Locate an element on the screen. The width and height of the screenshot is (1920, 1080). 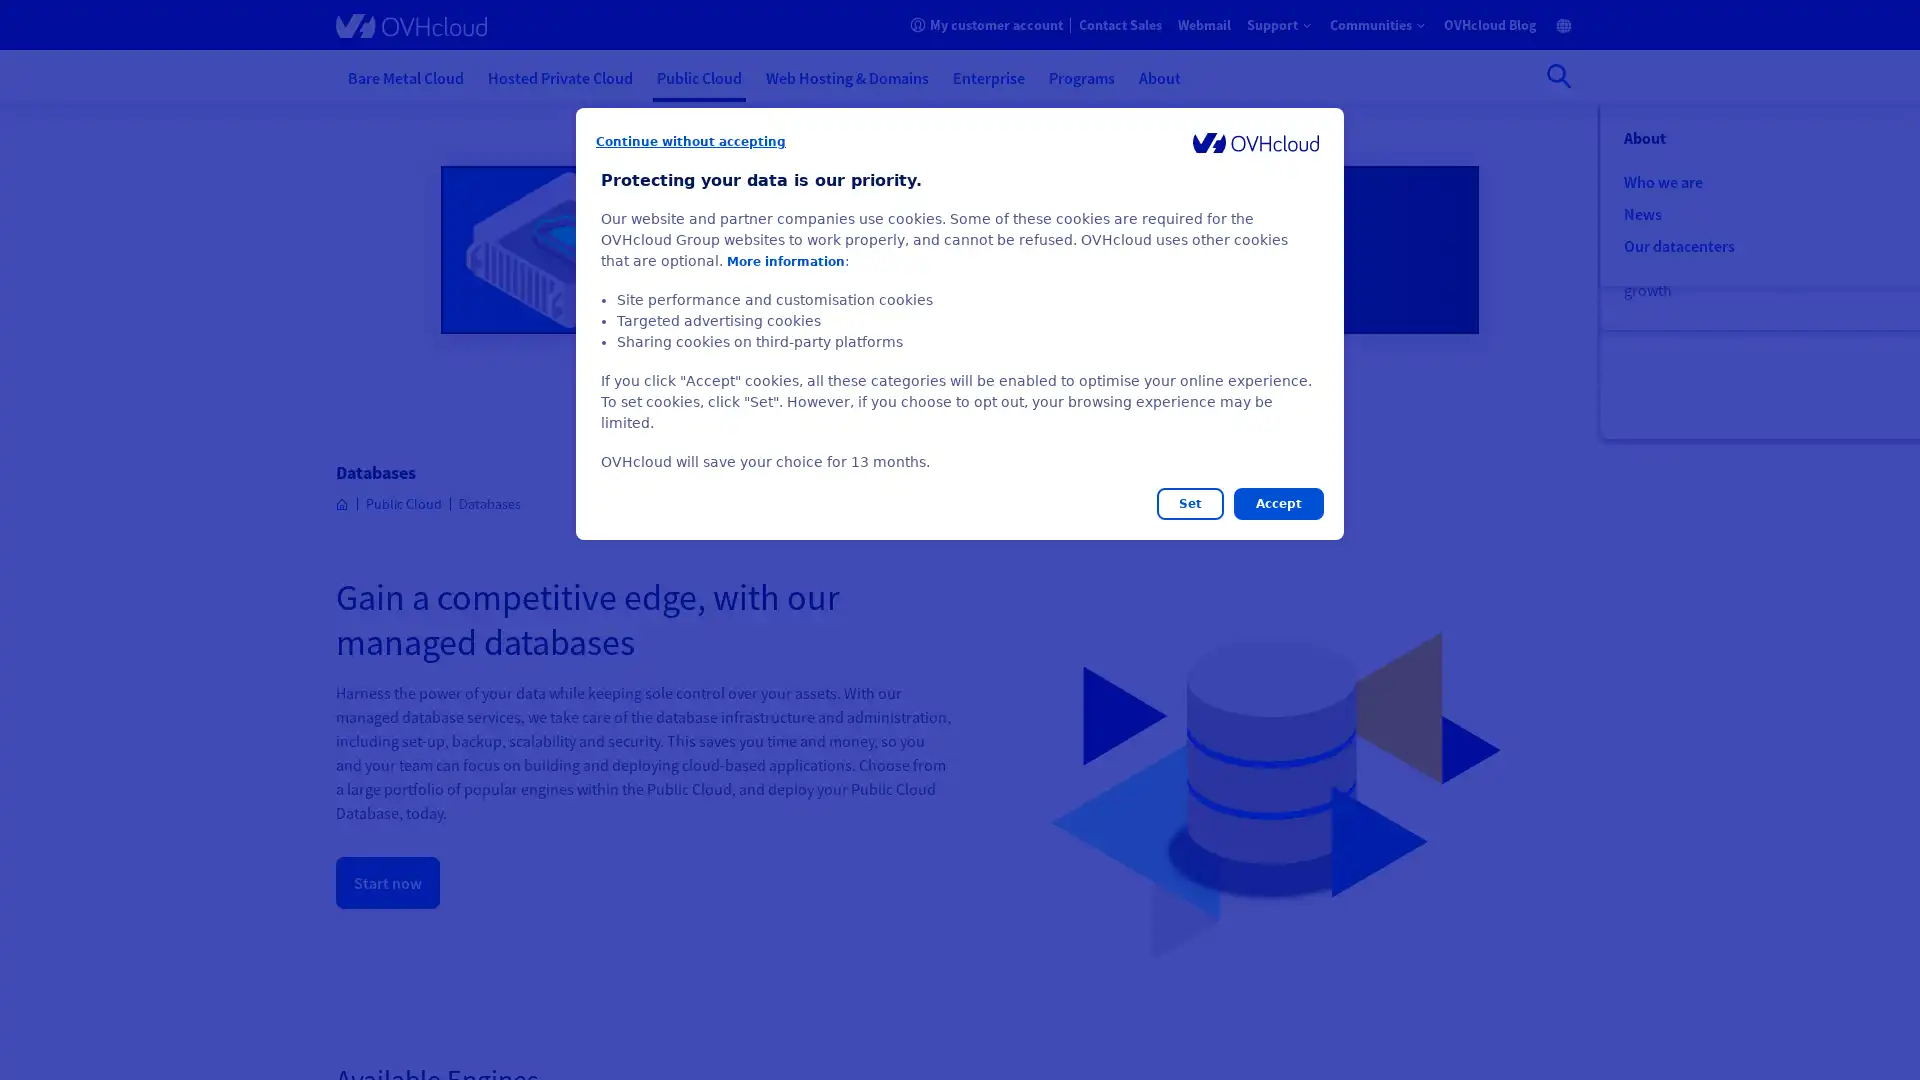
Accept is located at coordinates (1277, 503).